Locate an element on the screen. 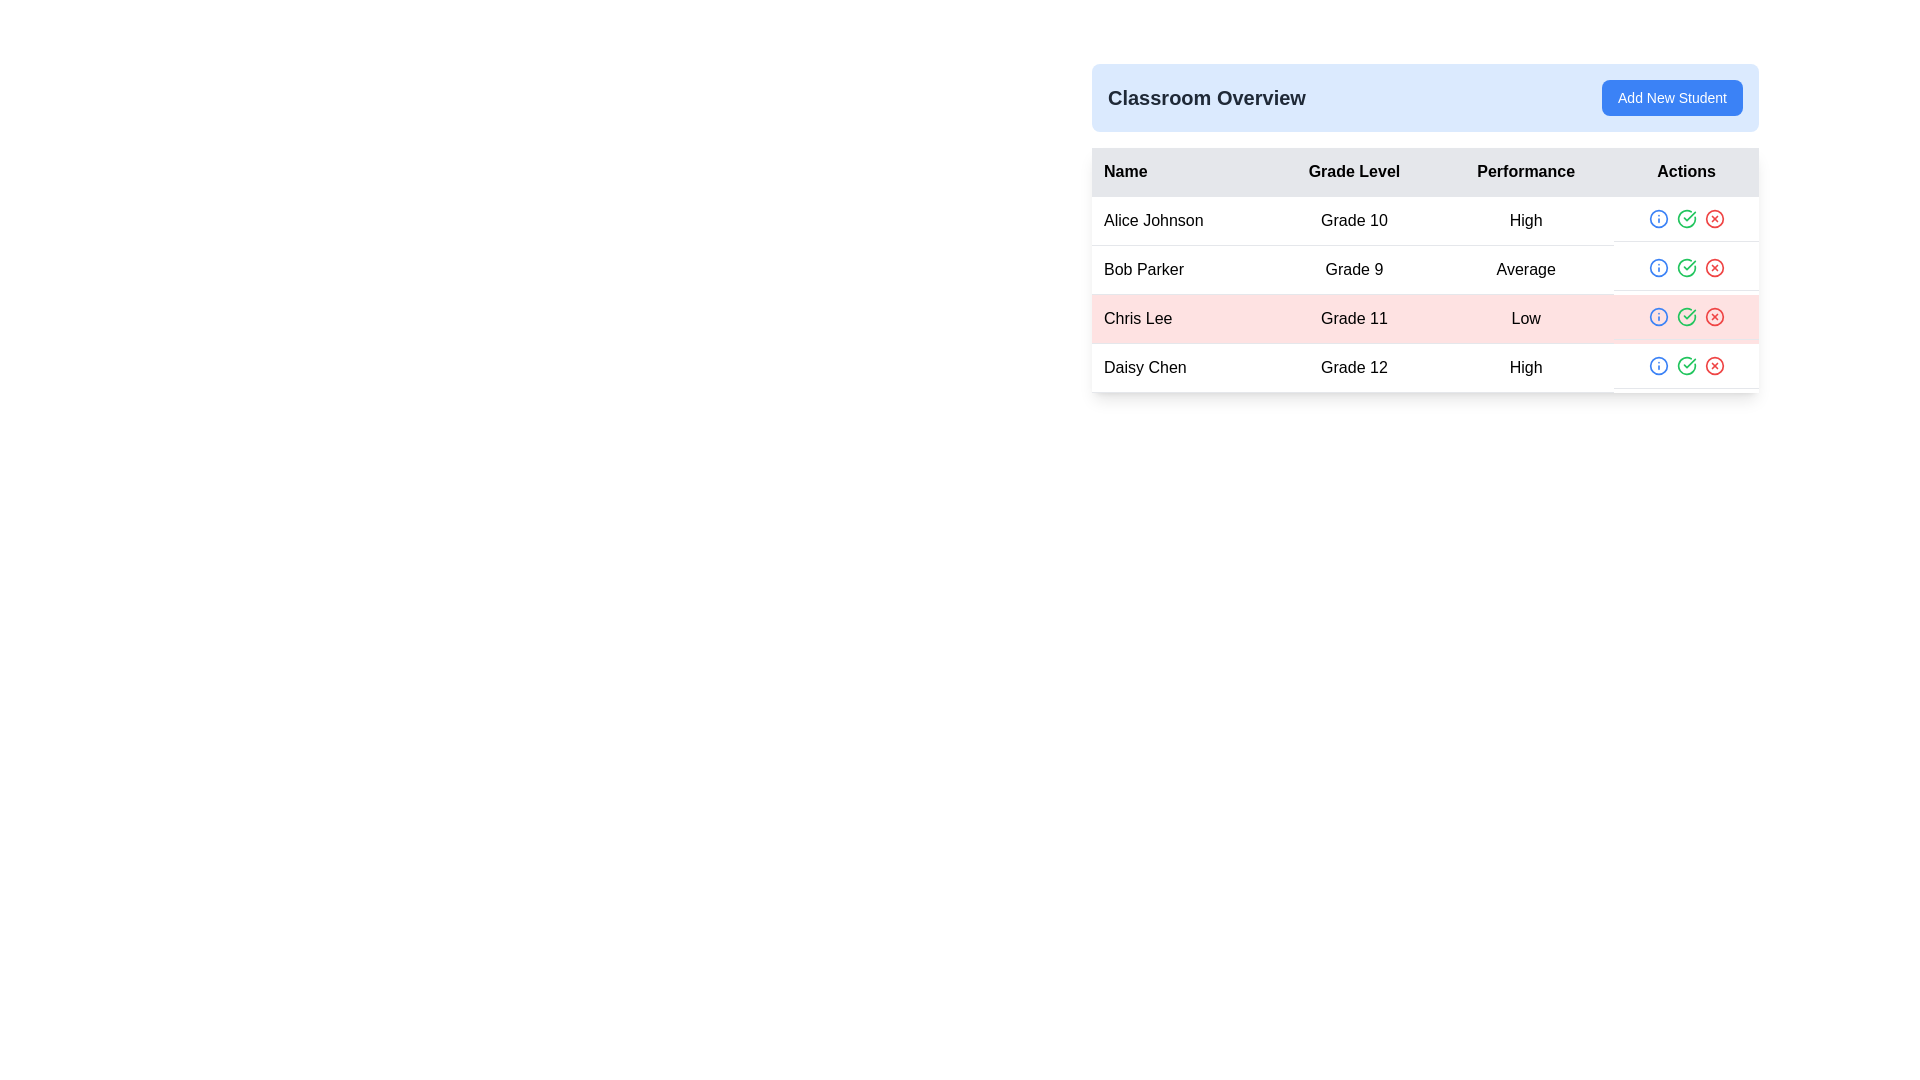  the data row in the table that displays student information, positioned in the third row between 'Bob Parker' and 'Daisy Chen' is located at coordinates (1424, 318).